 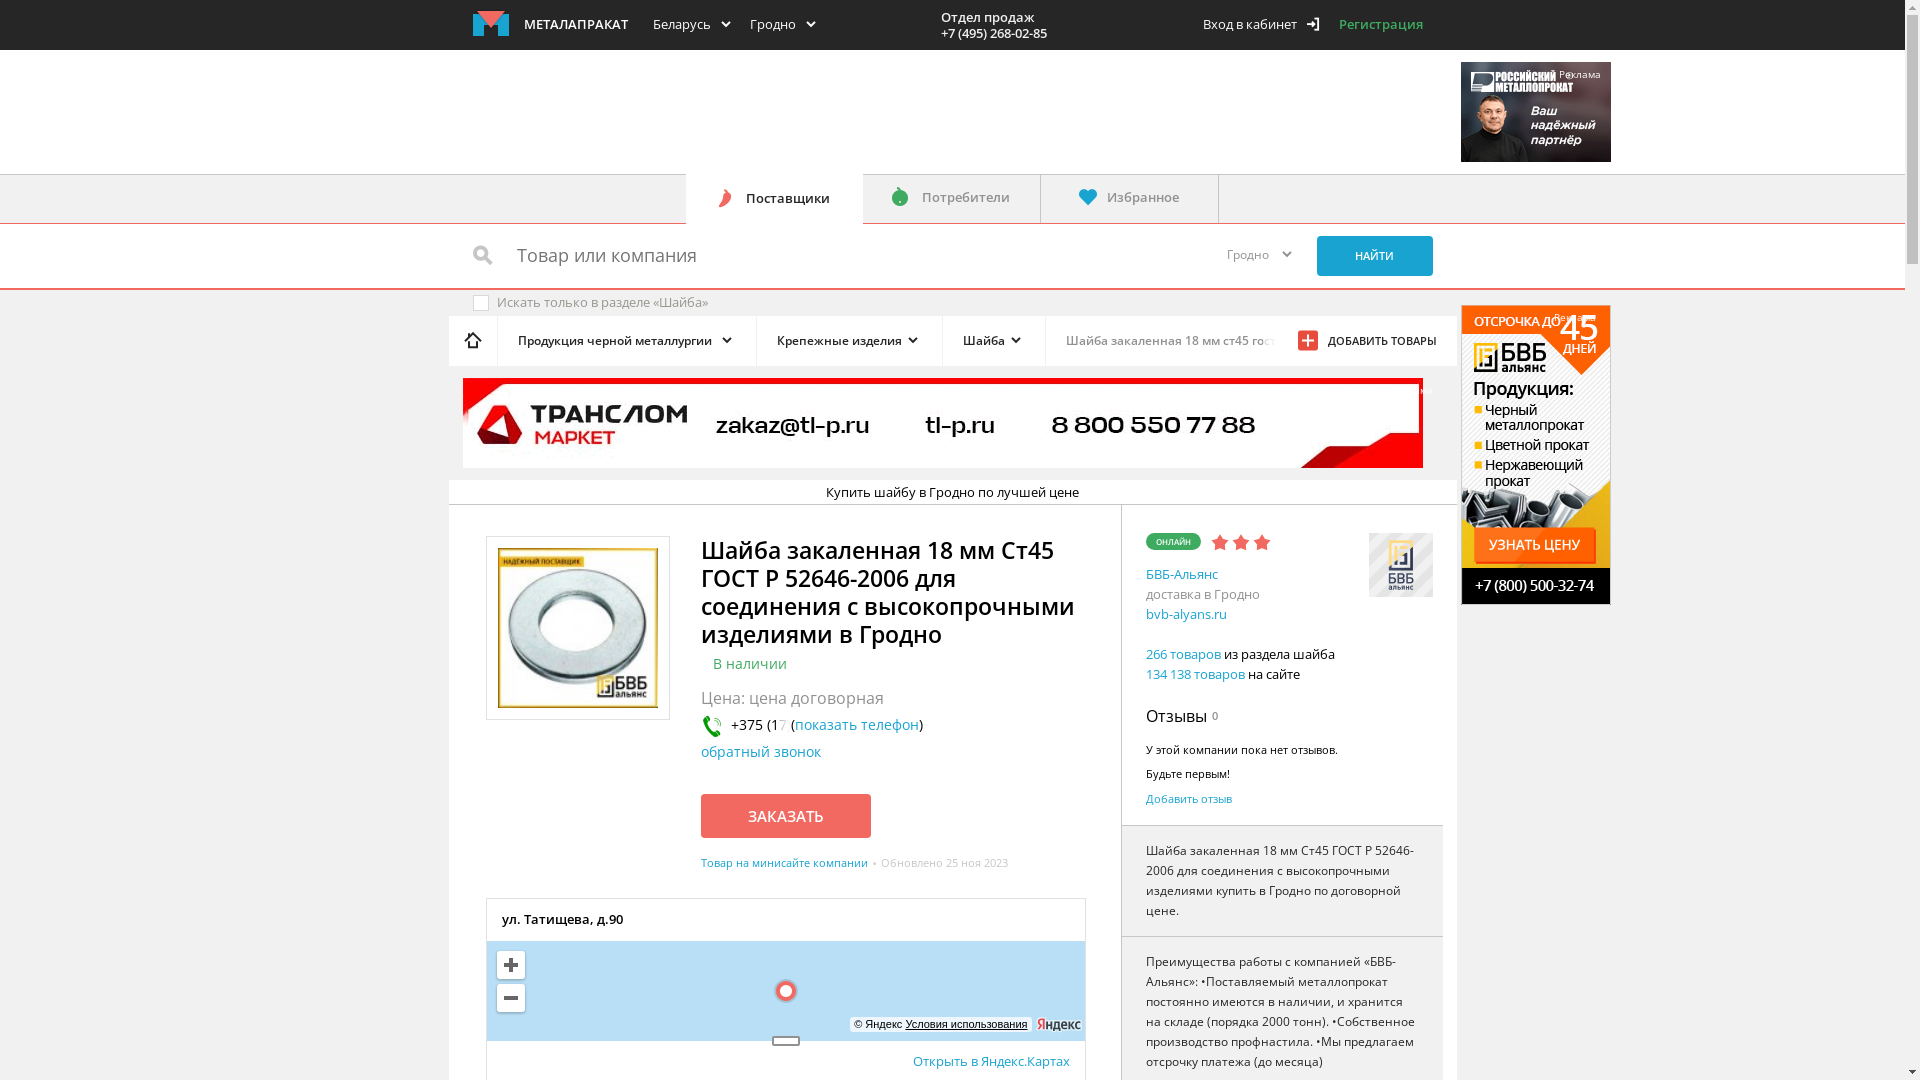 I want to click on 'bvb-alyans.ru', so click(x=1186, y=612).